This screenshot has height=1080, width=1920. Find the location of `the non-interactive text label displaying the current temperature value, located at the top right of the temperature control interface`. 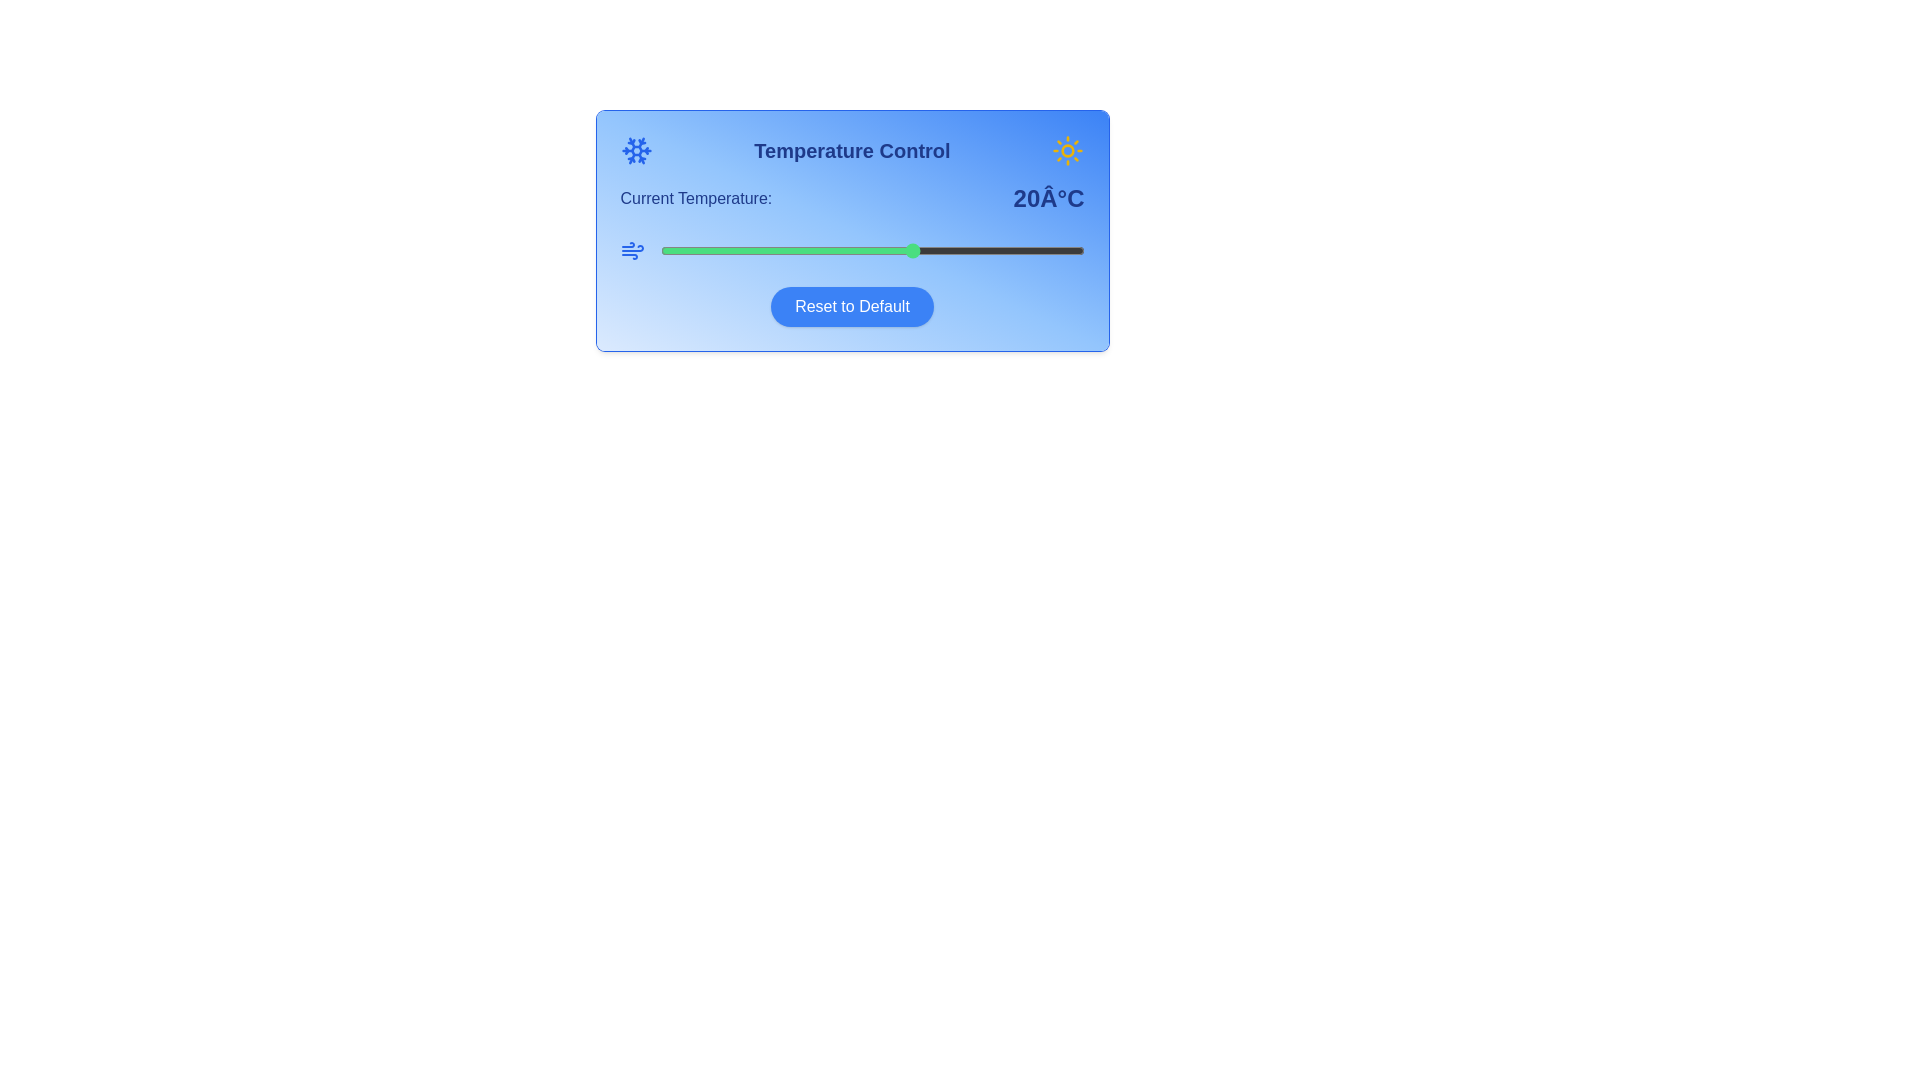

the non-interactive text label displaying the current temperature value, located at the top right of the temperature control interface is located at coordinates (1048, 199).